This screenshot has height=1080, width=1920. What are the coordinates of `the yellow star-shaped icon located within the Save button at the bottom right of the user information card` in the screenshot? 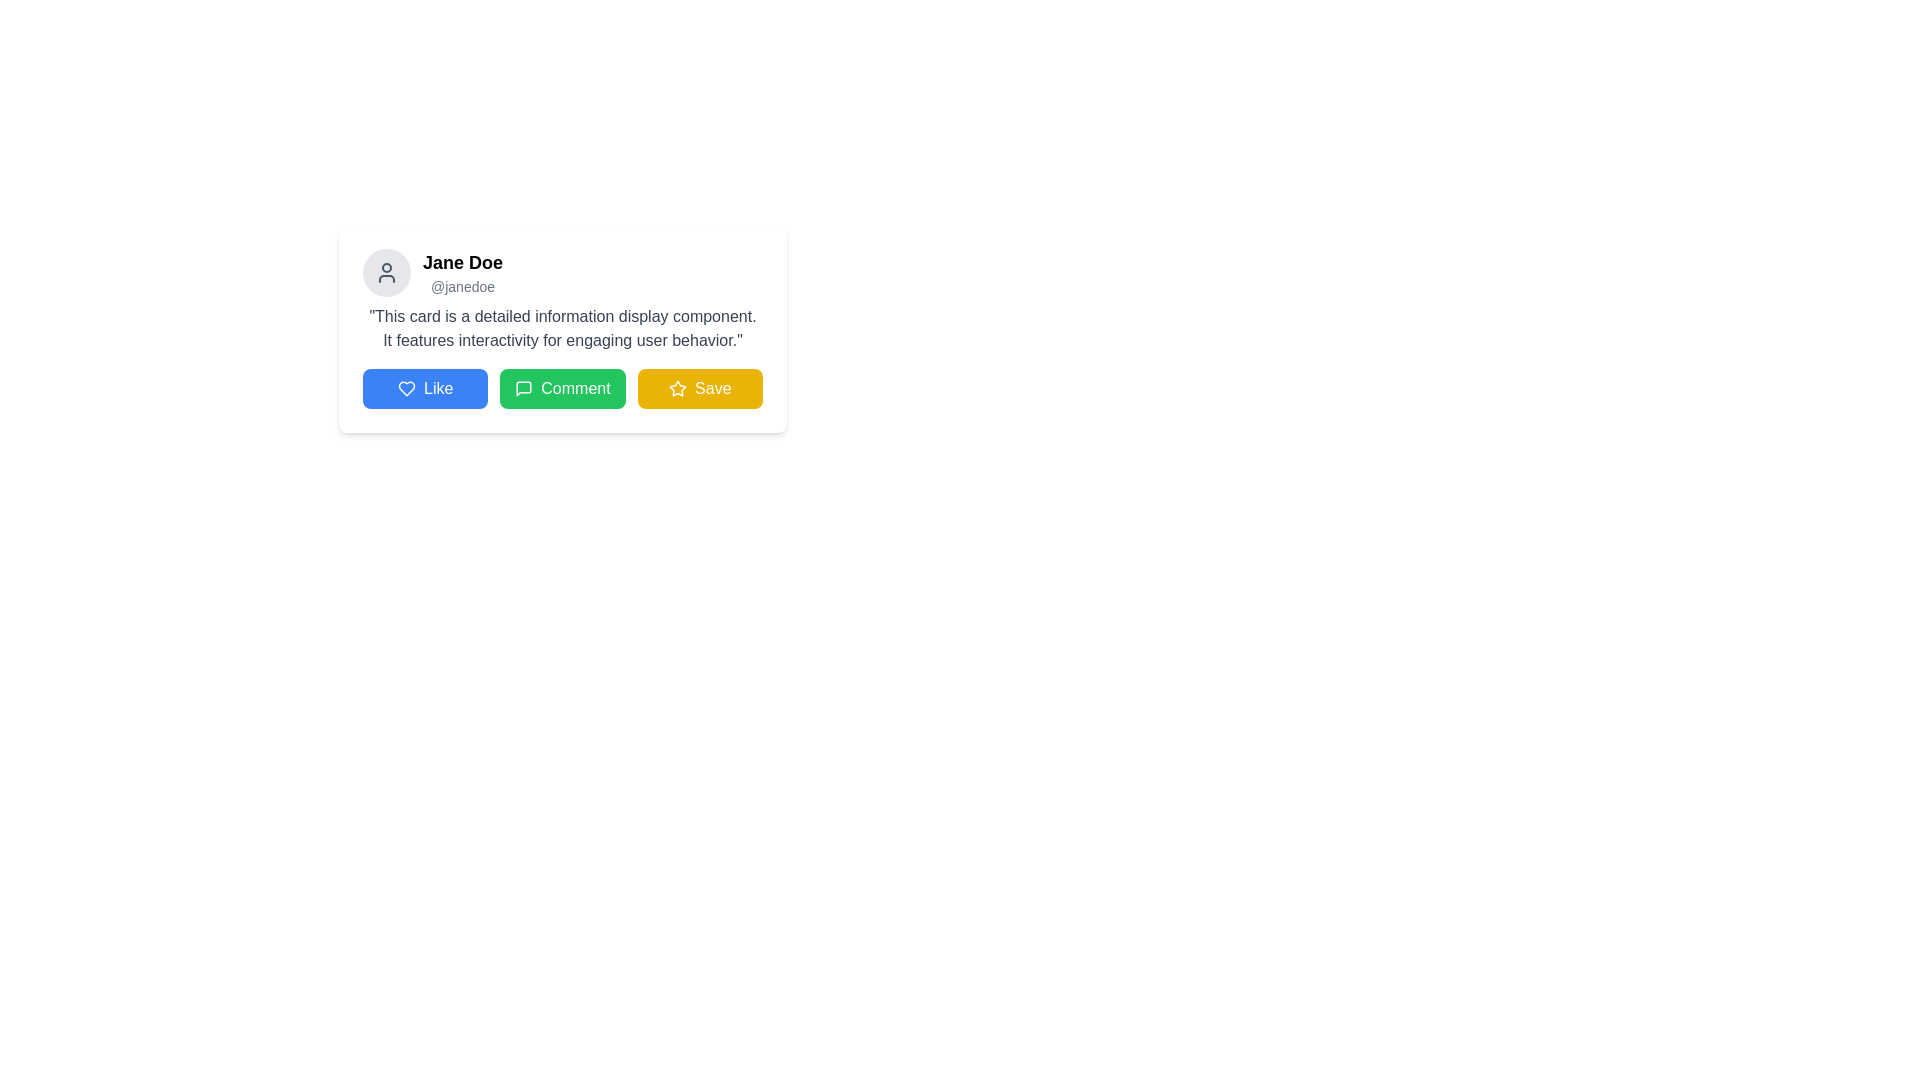 It's located at (678, 388).